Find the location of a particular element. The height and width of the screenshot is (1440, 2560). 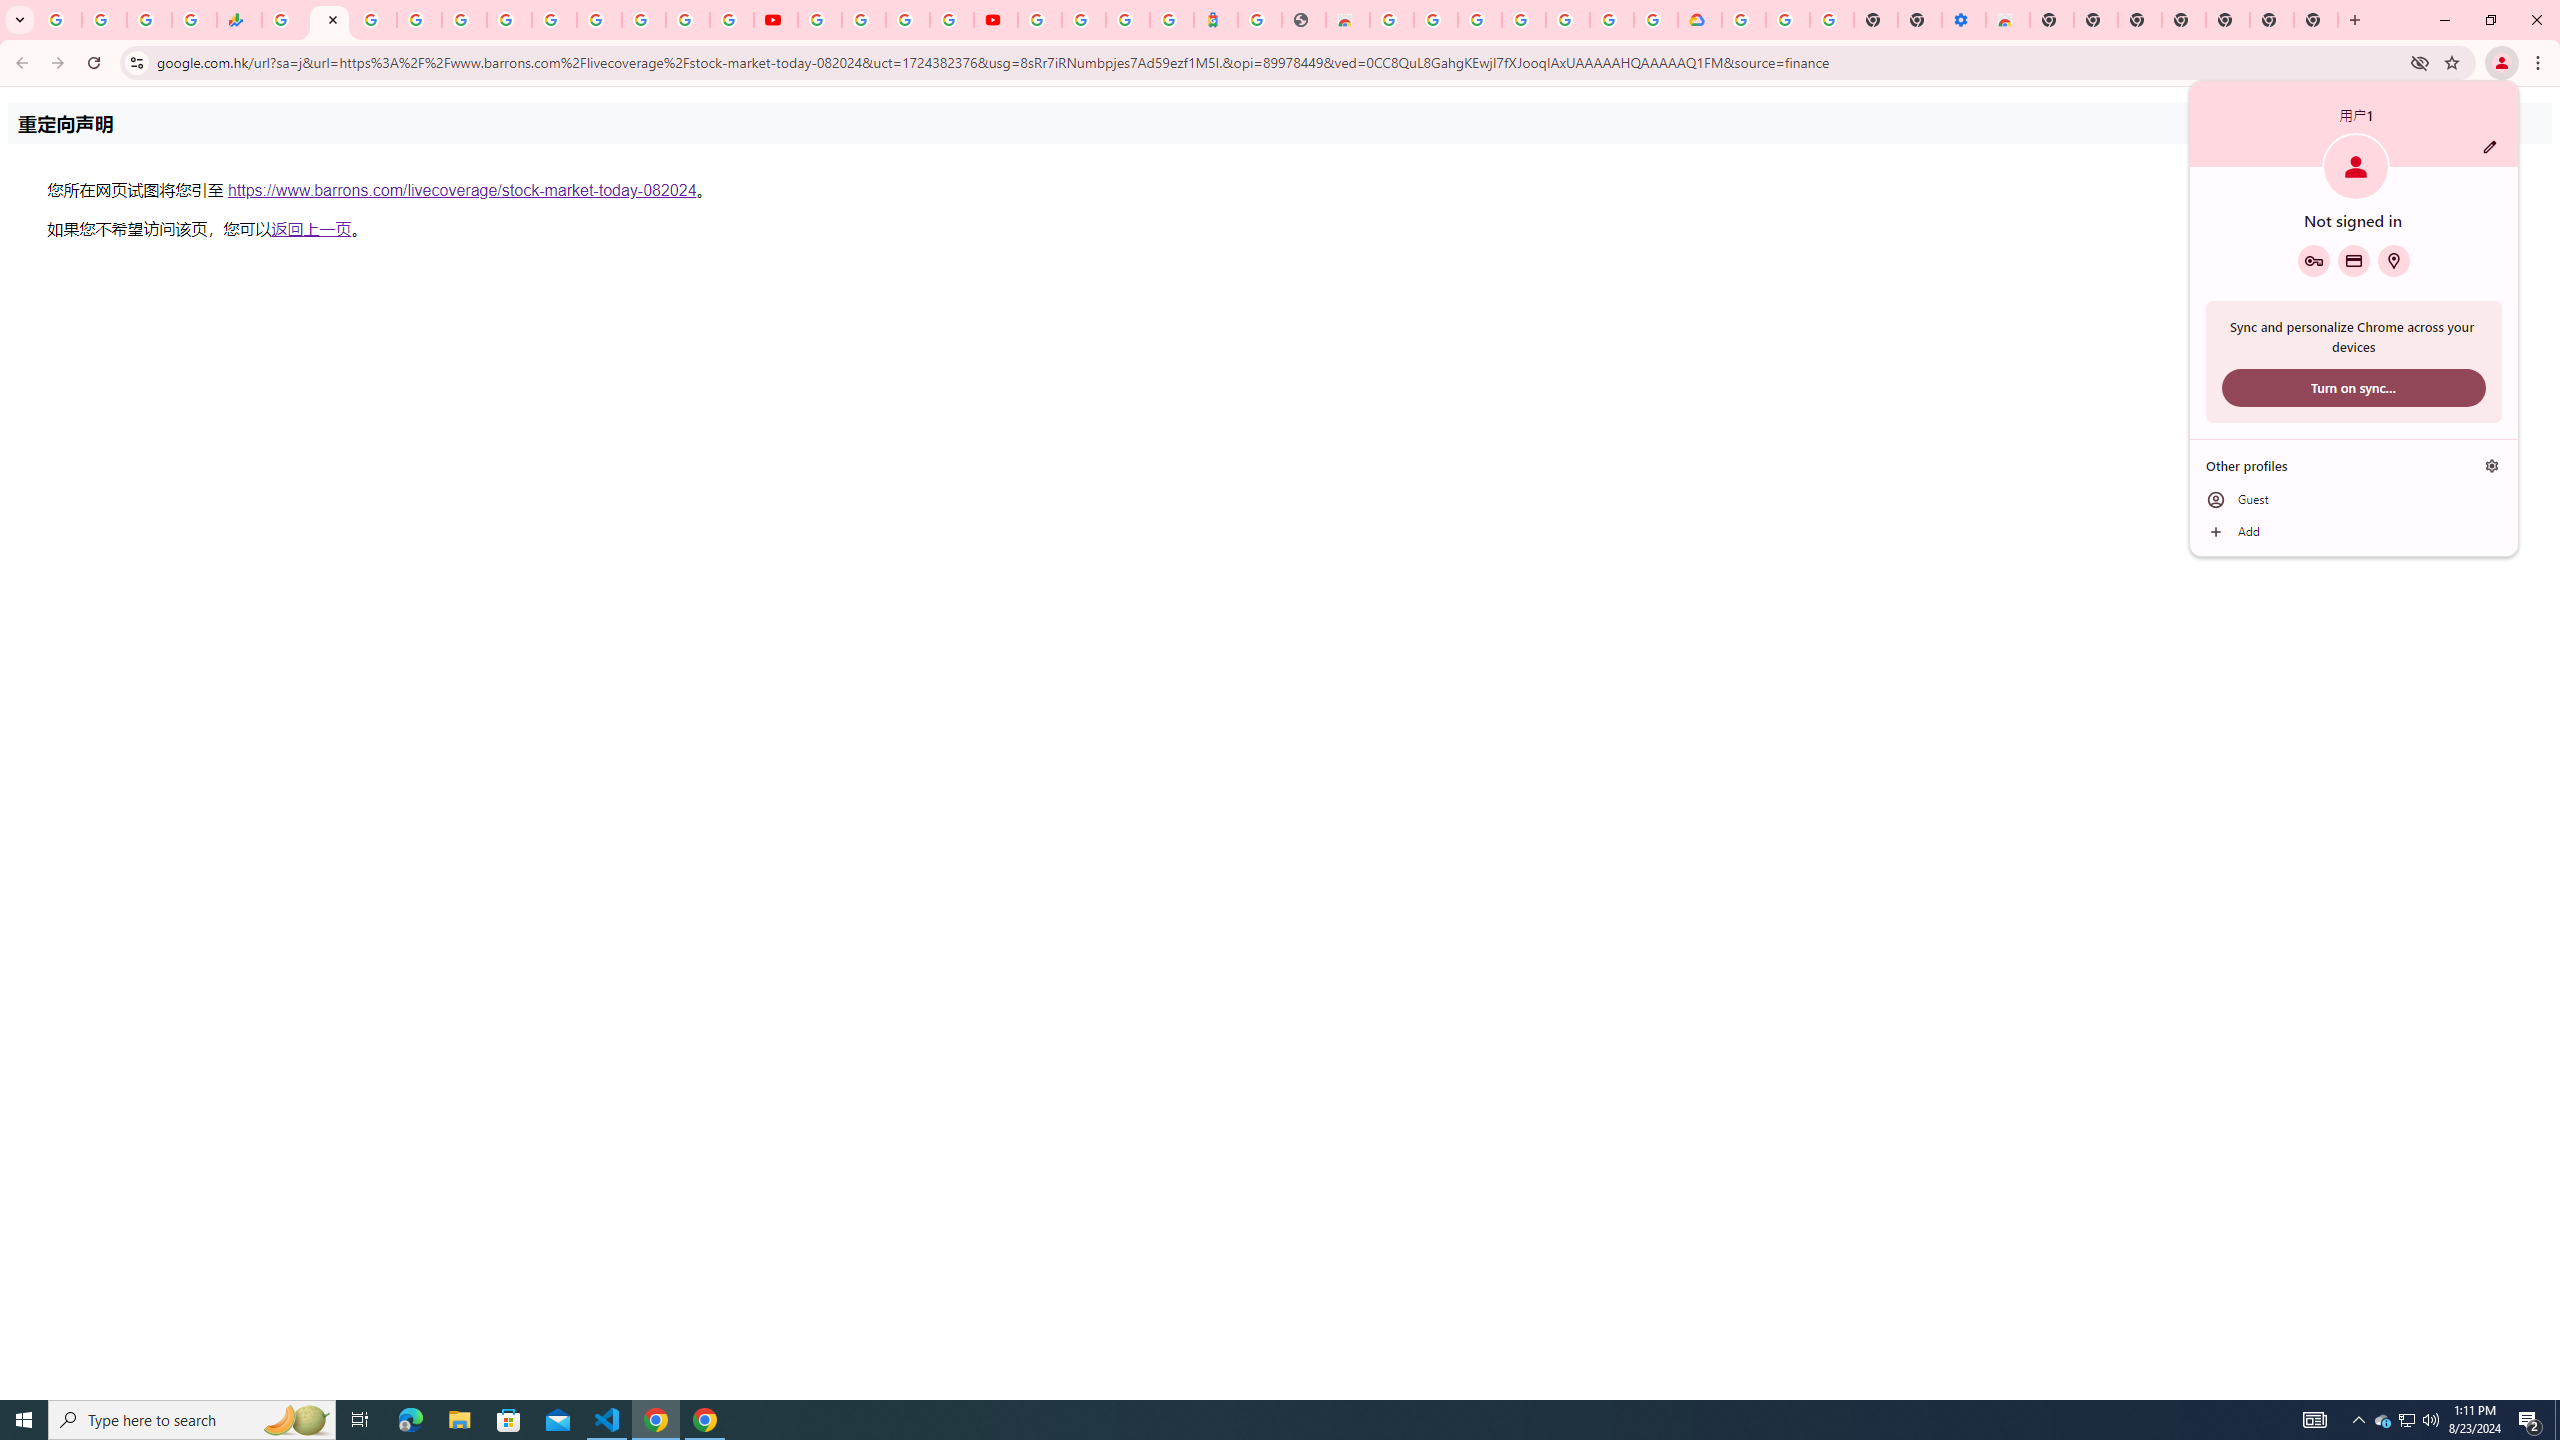

'Payment methods' is located at coordinates (2352, 260).